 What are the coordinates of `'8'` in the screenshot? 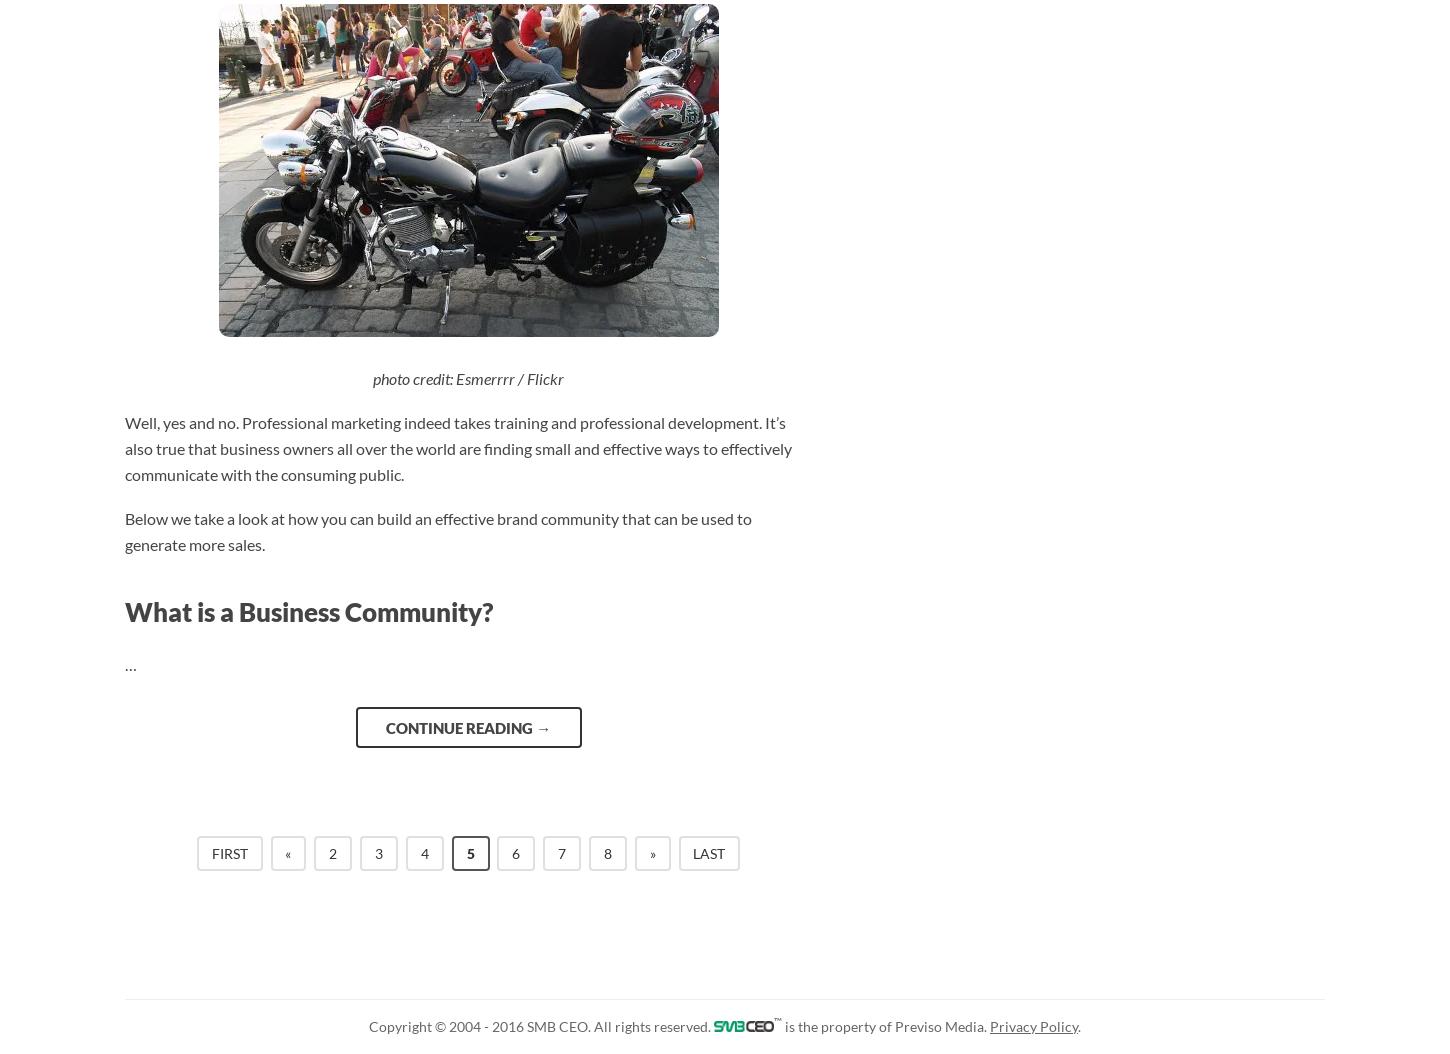 It's located at (605, 852).